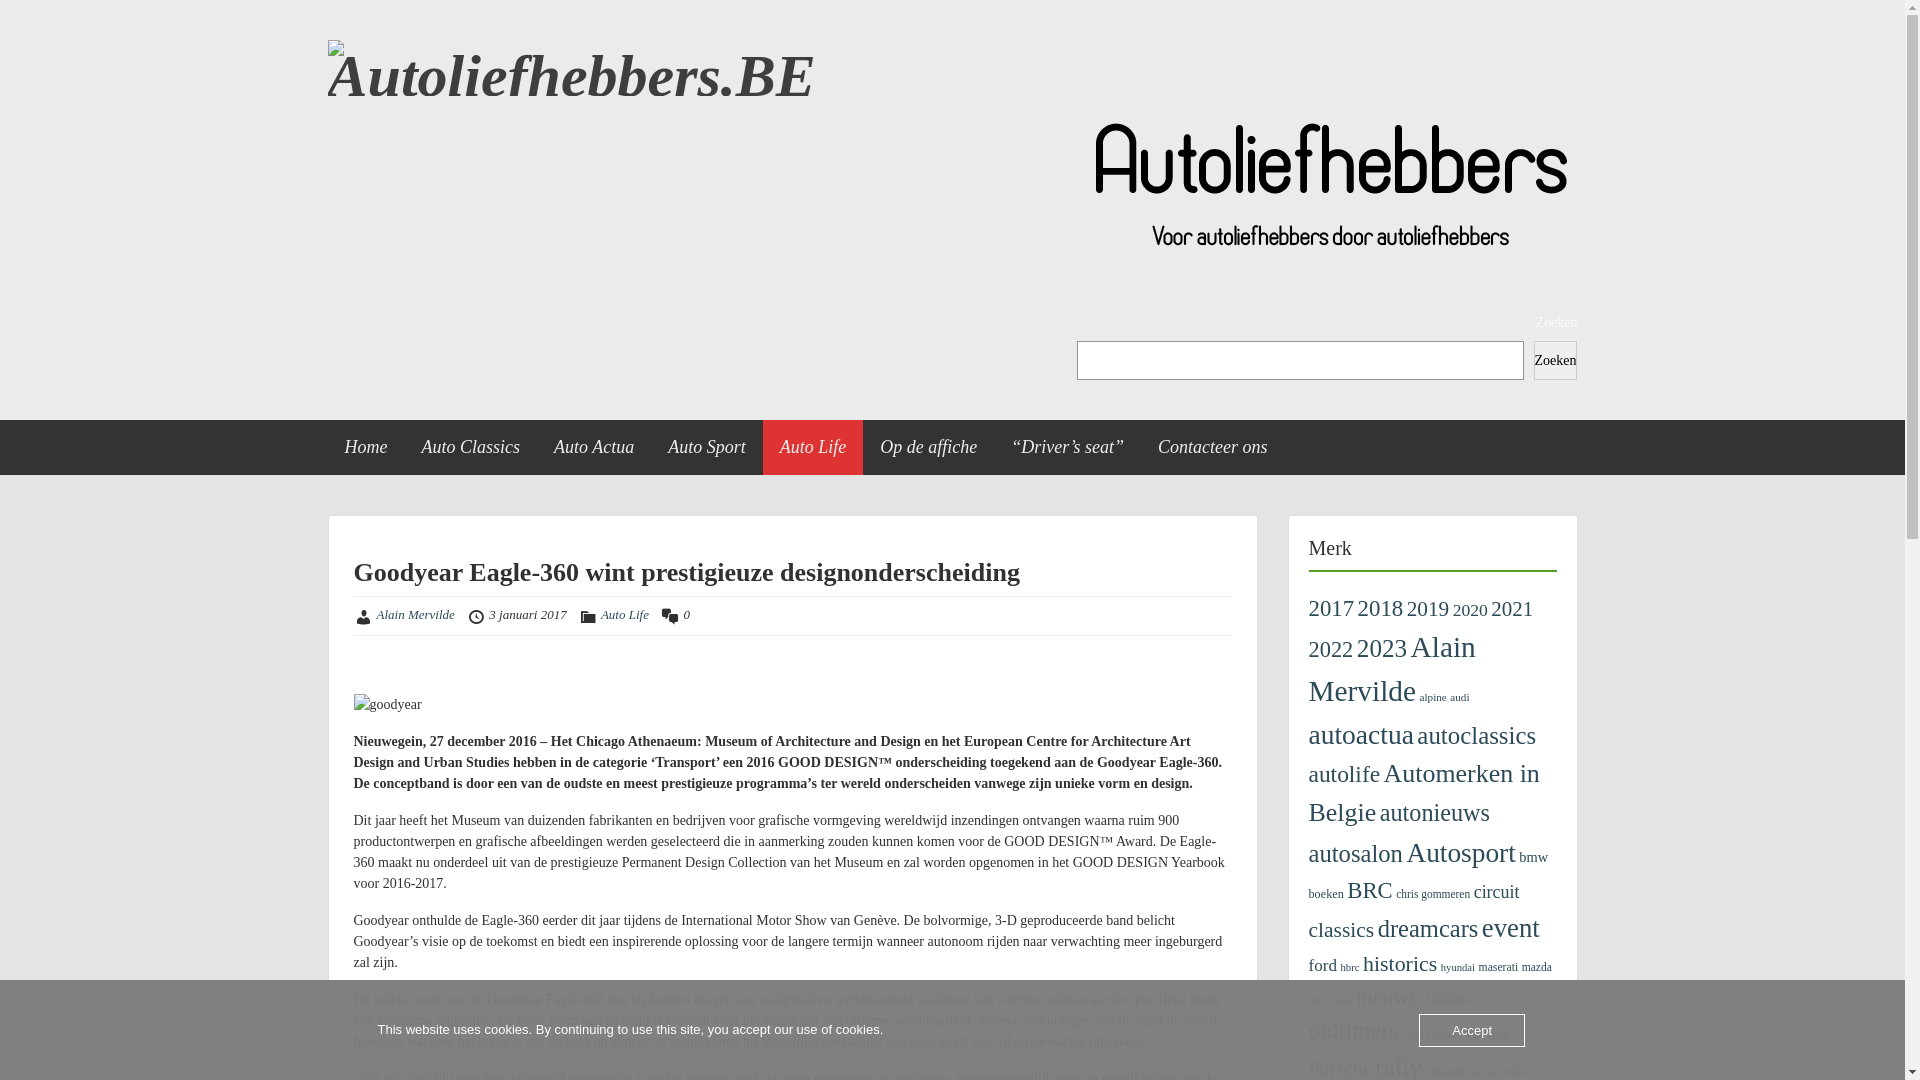 Image resolution: width=1920 pixels, height=1080 pixels. I want to click on 'BRC', so click(1368, 889).